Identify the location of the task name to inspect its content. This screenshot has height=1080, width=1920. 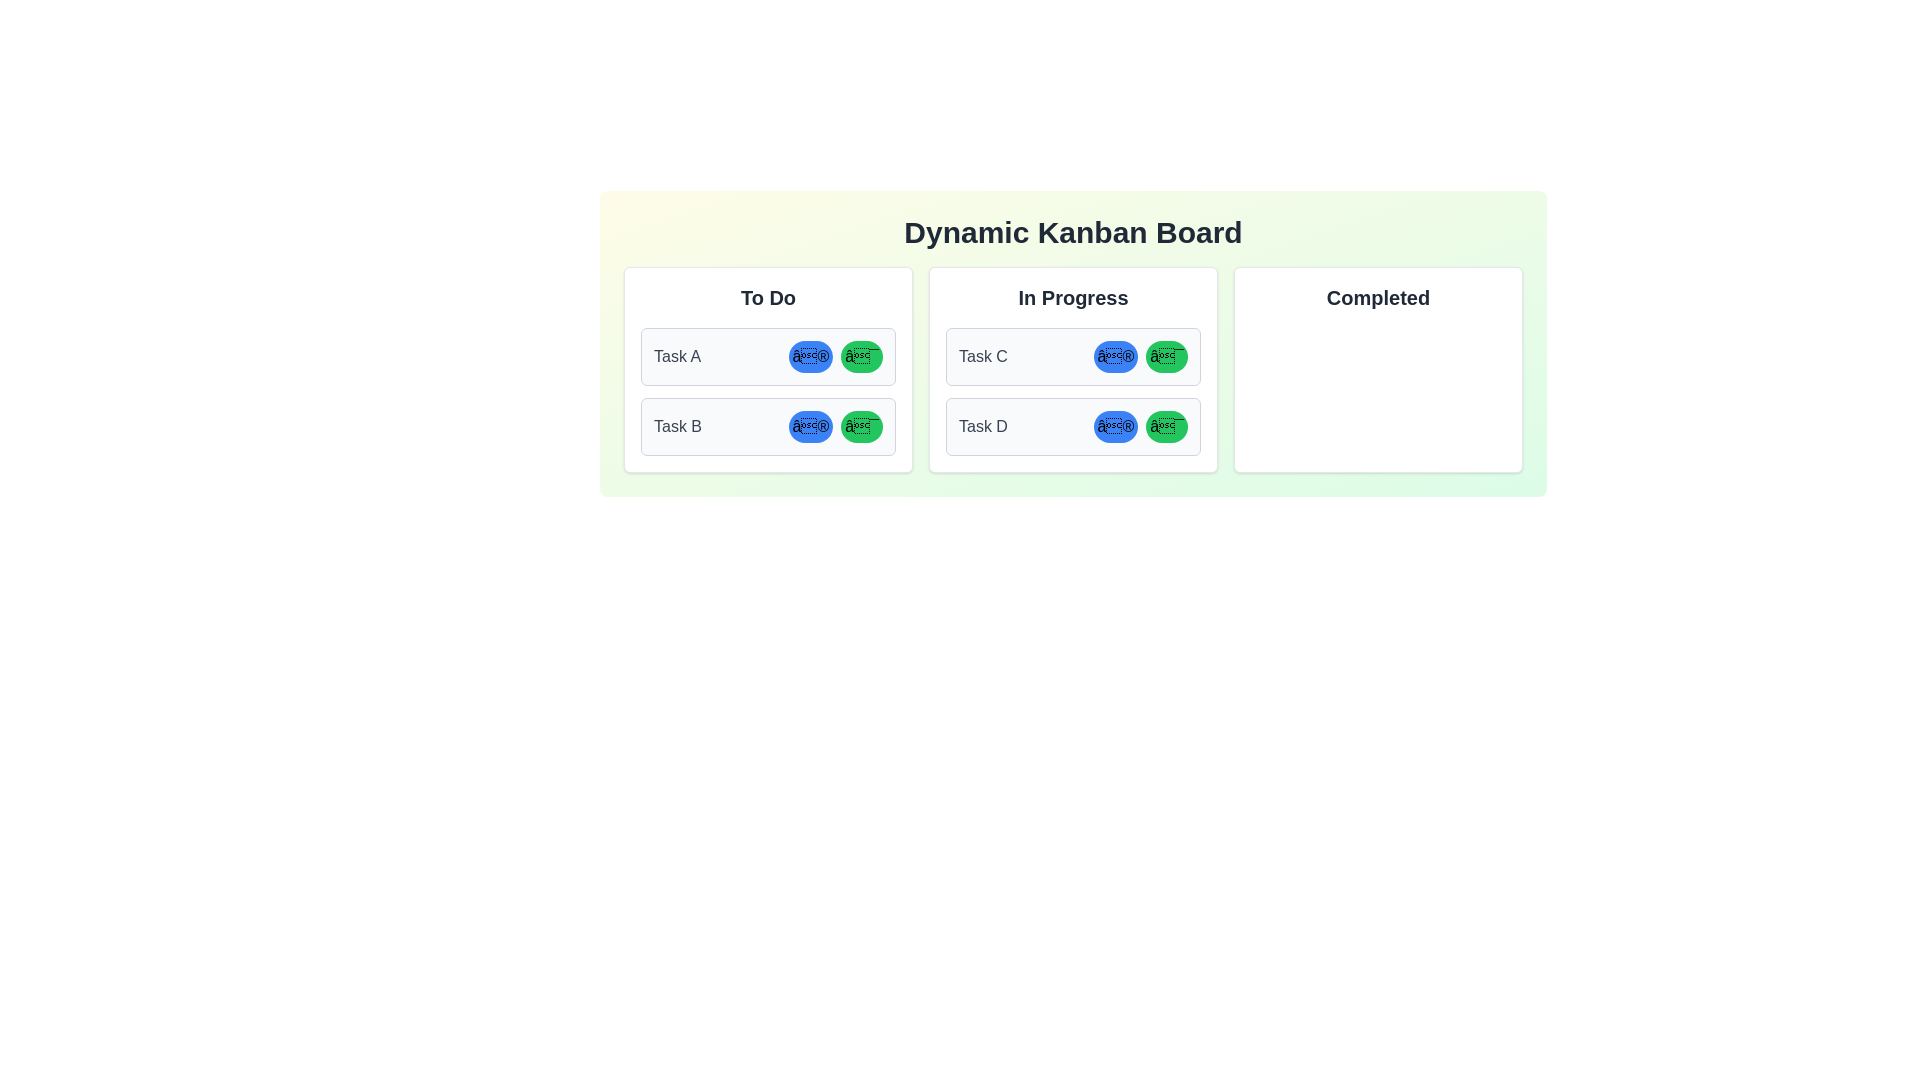
(677, 356).